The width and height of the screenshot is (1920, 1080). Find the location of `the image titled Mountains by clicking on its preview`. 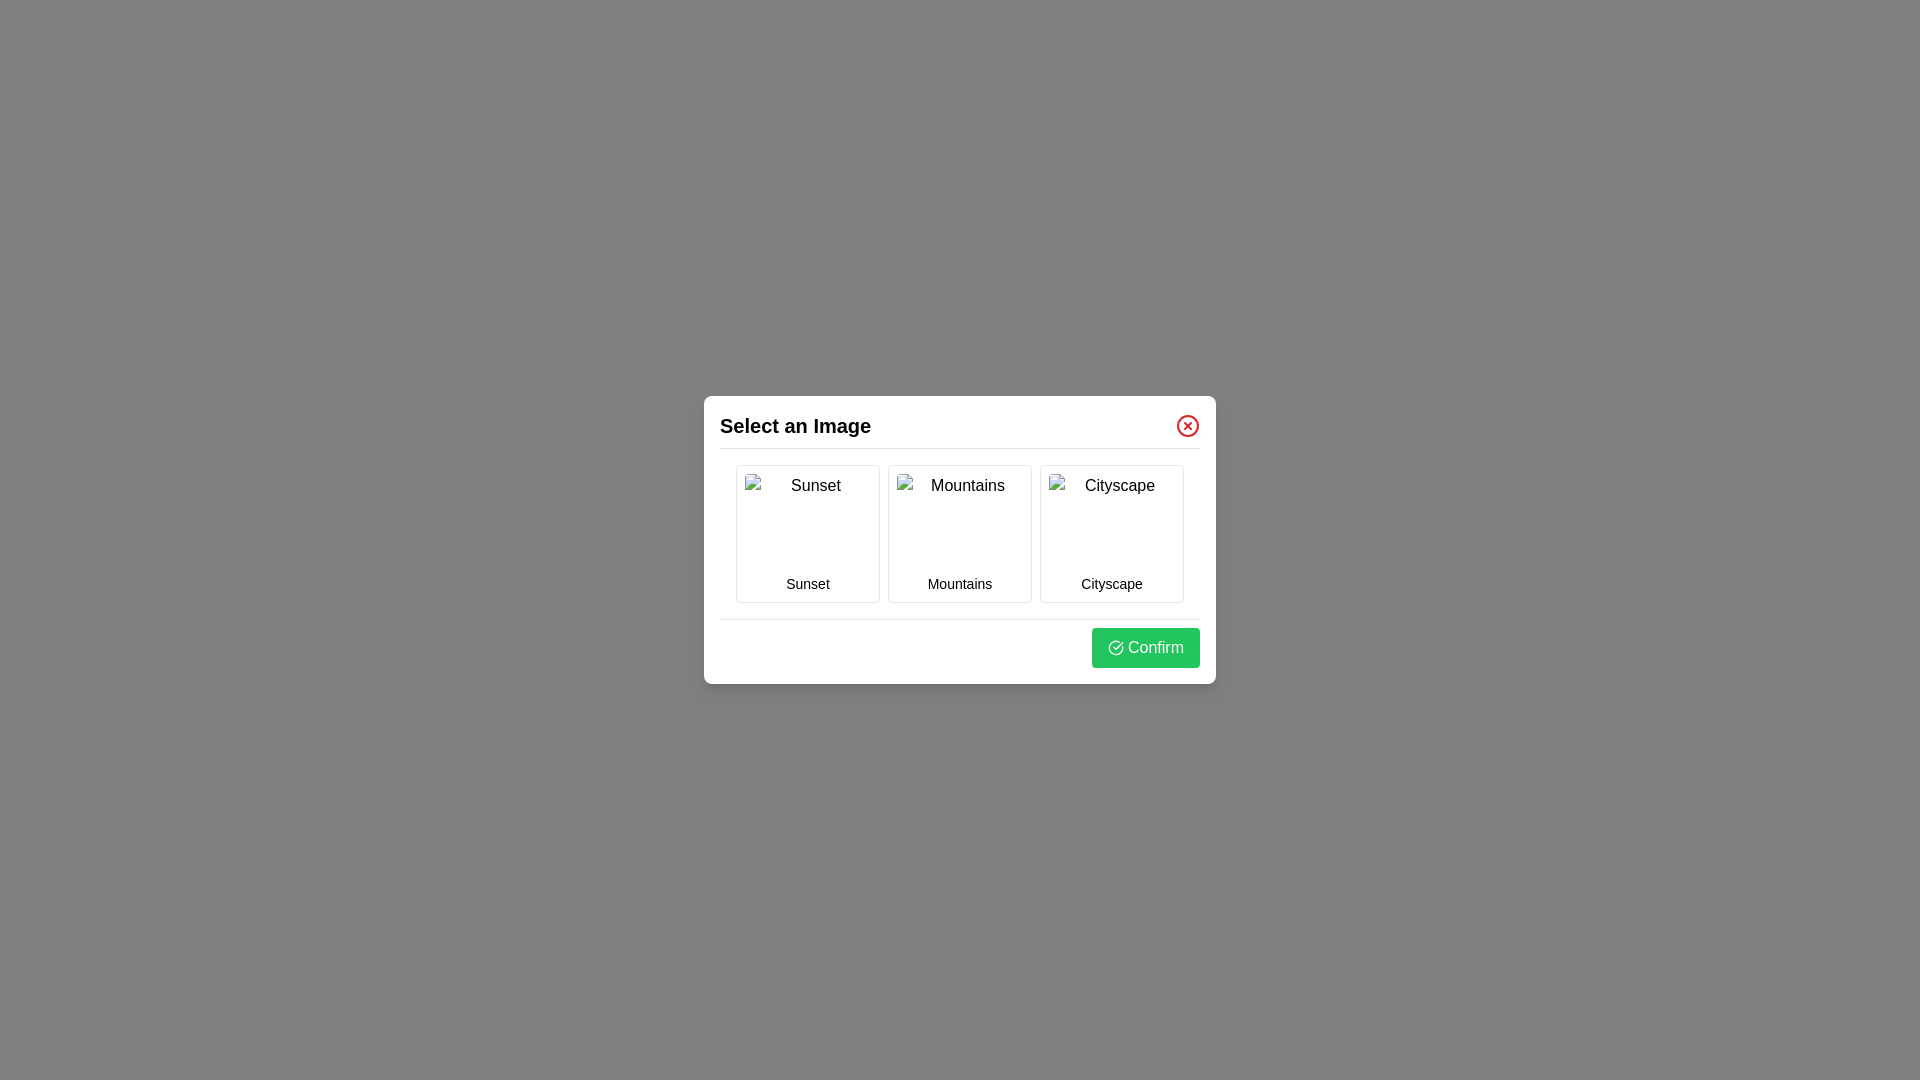

the image titled Mountains by clicking on its preview is located at coordinates (960, 520).